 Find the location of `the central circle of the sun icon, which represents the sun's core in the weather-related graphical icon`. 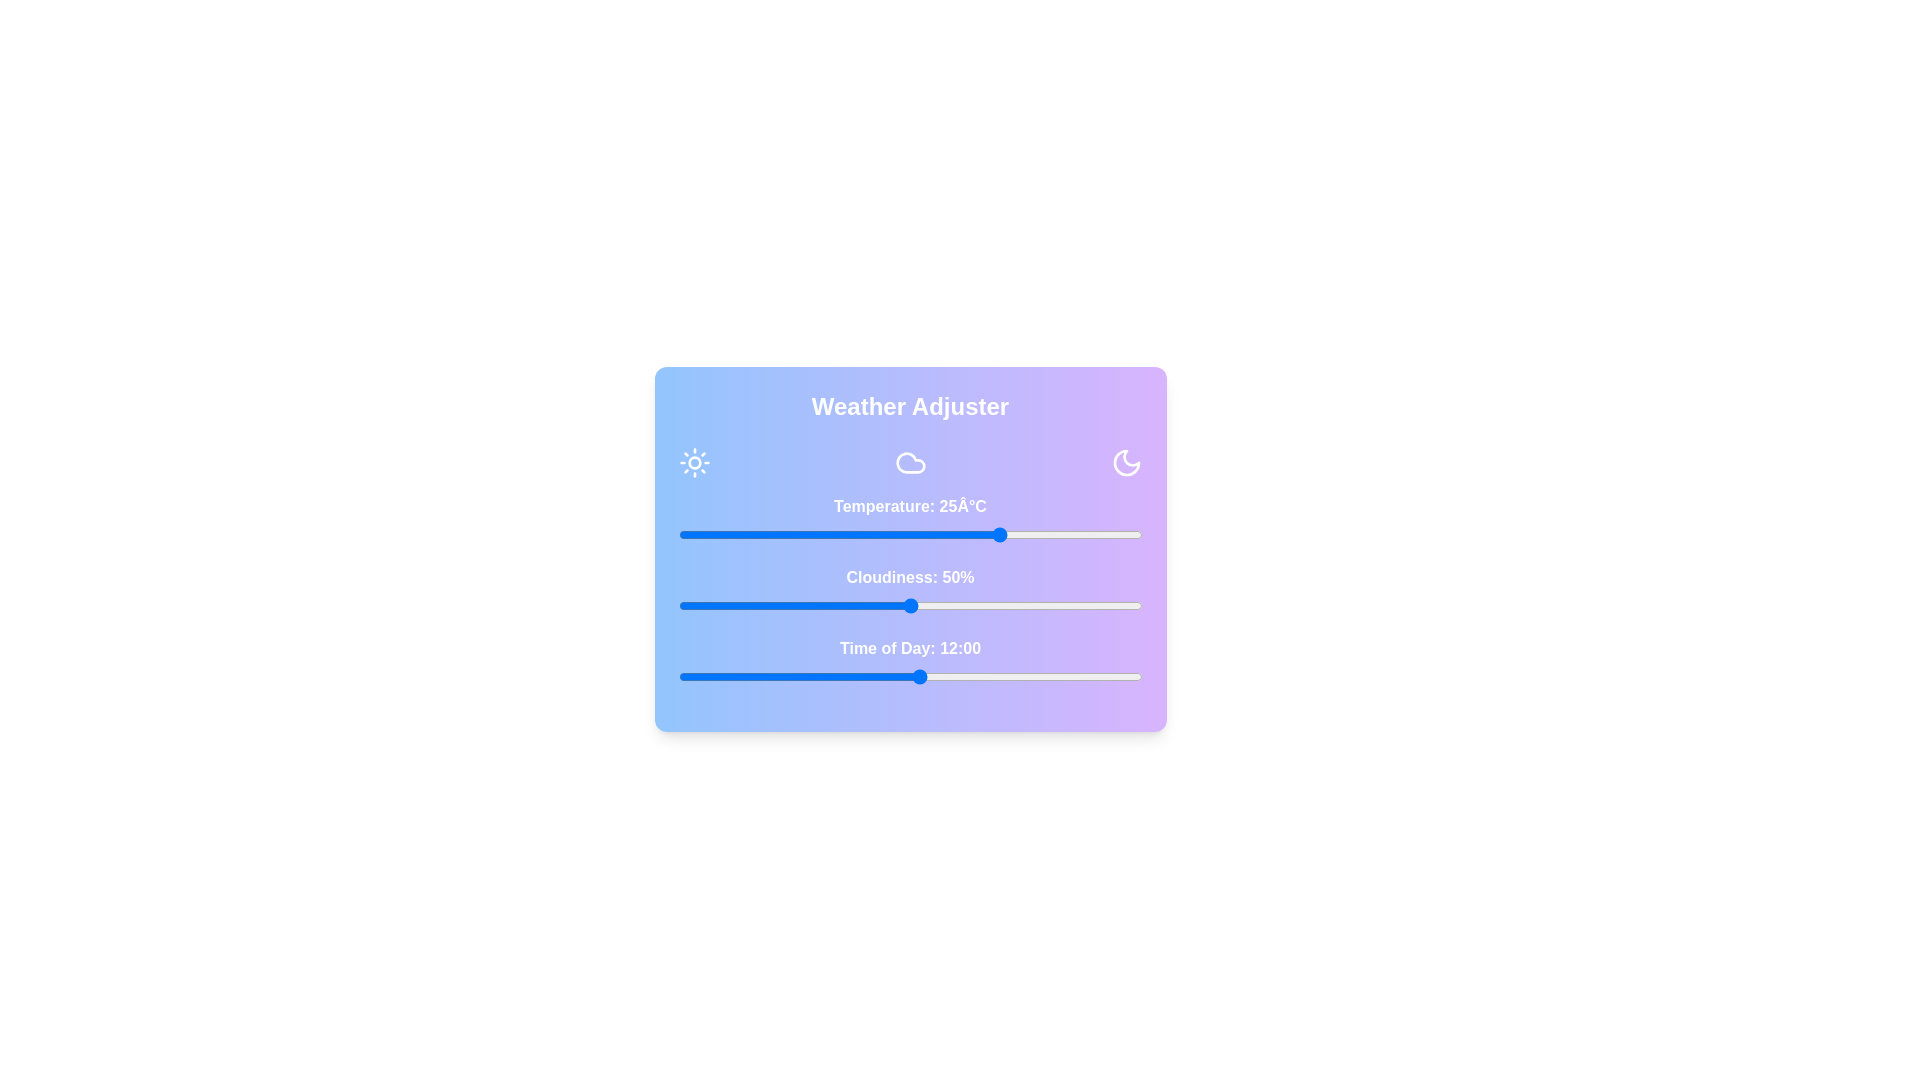

the central circle of the sun icon, which represents the sun's core in the weather-related graphical icon is located at coordinates (694, 462).